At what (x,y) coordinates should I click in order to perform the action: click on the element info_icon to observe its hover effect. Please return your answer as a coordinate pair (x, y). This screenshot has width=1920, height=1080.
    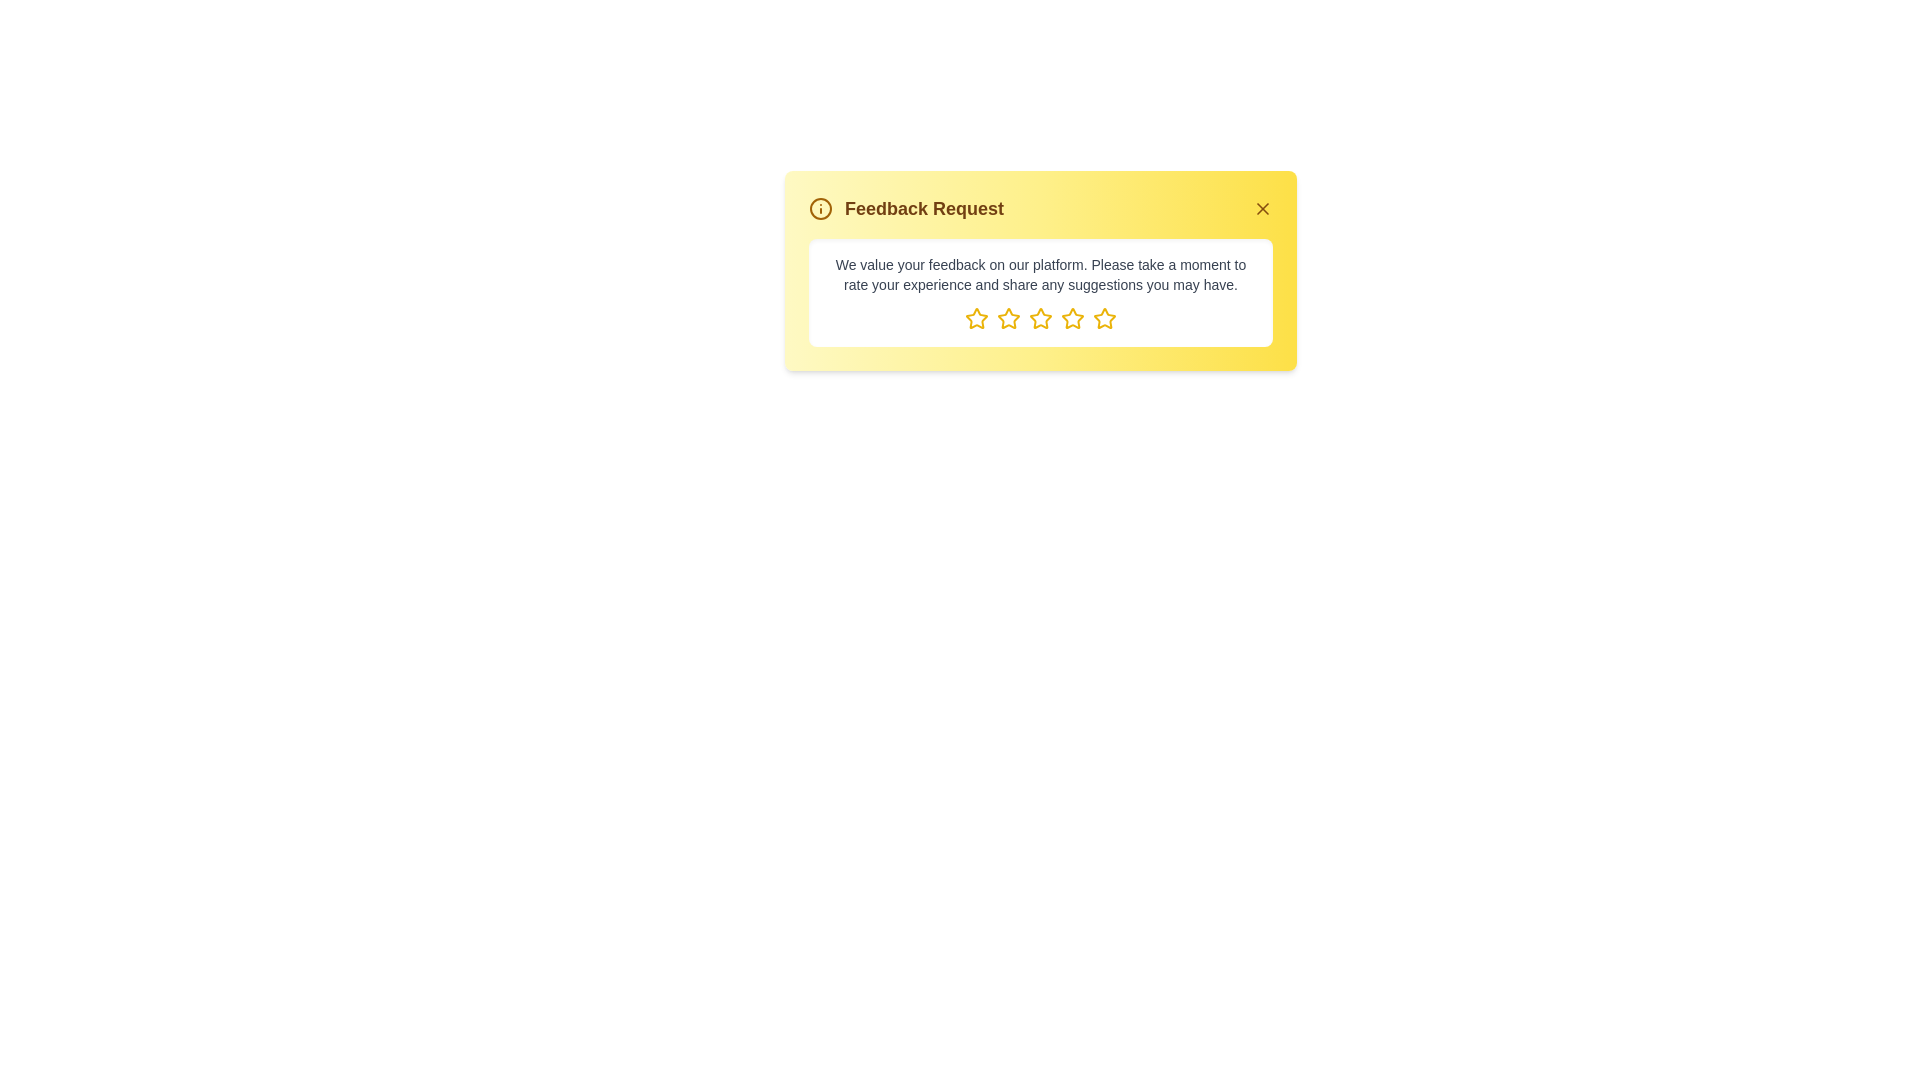
    Looking at the image, I should click on (820, 208).